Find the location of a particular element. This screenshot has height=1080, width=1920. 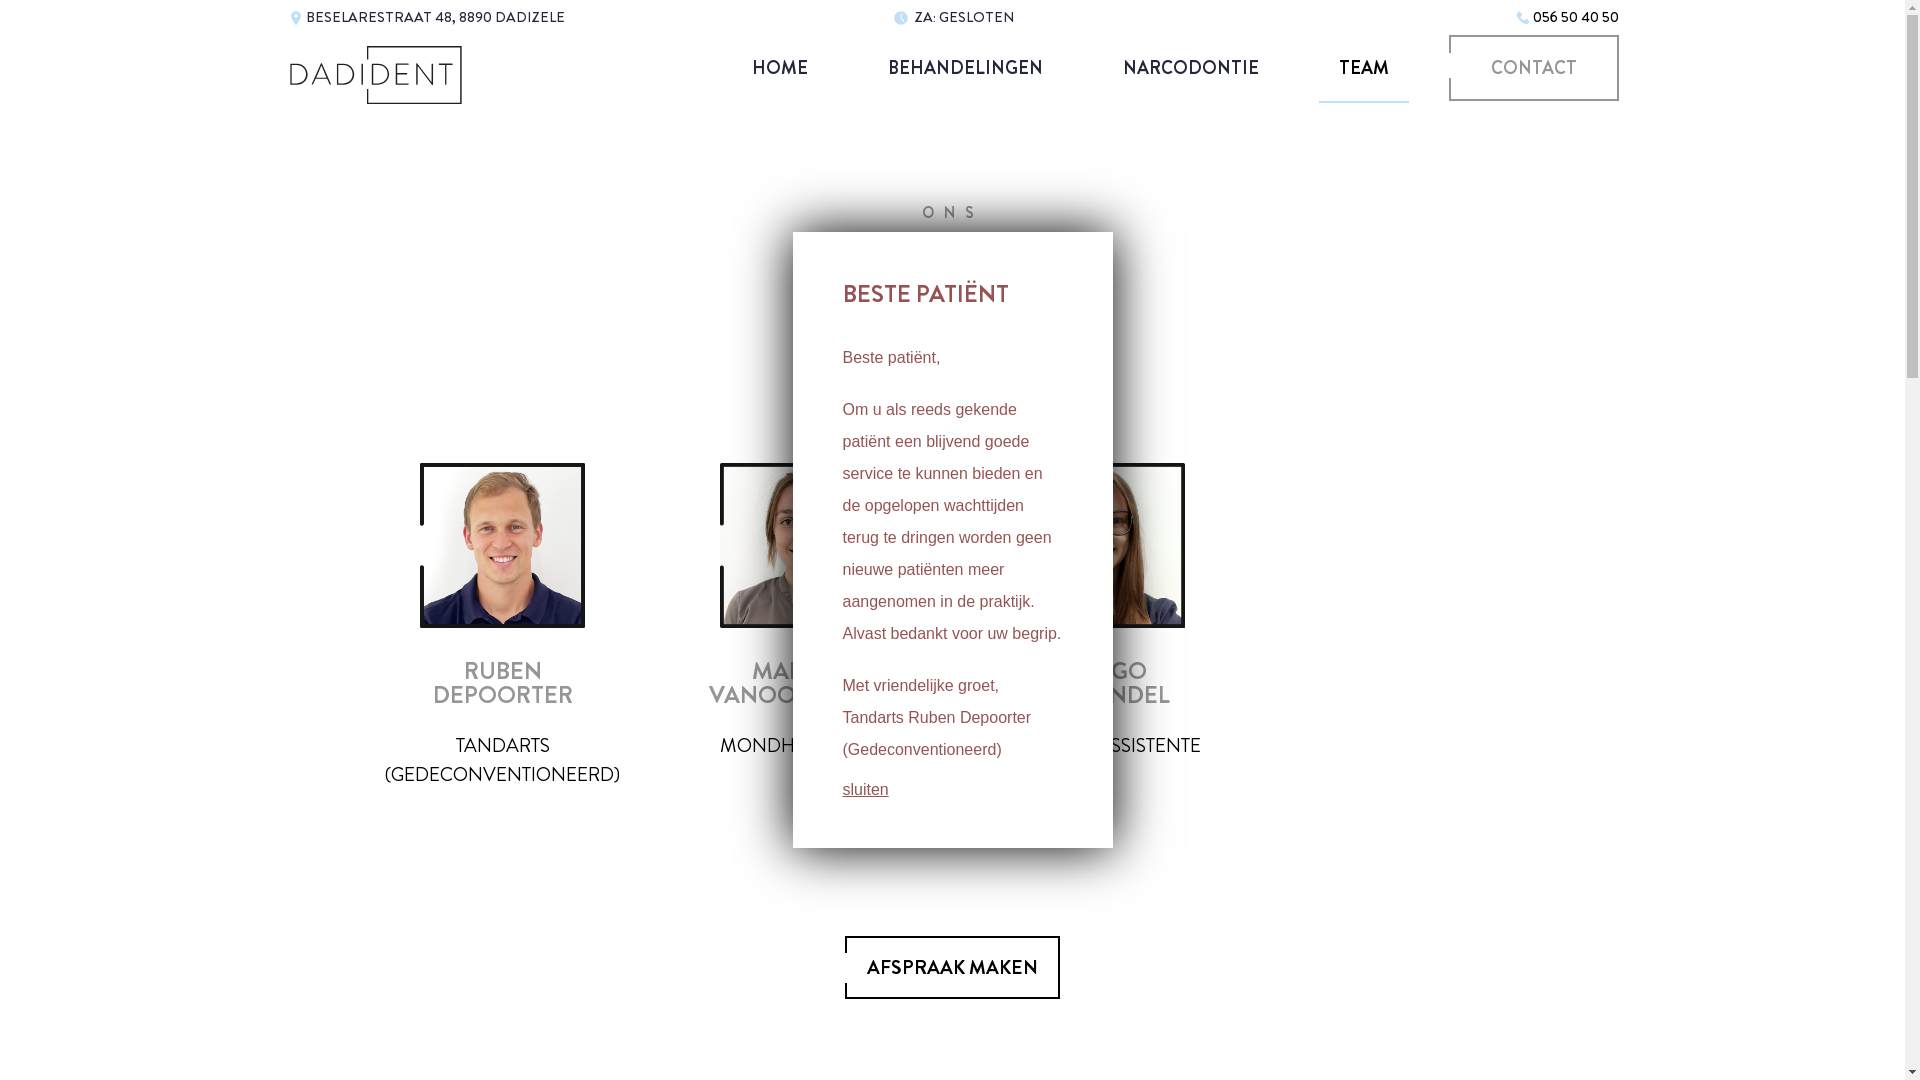

'TEAM' is located at coordinates (1362, 68).